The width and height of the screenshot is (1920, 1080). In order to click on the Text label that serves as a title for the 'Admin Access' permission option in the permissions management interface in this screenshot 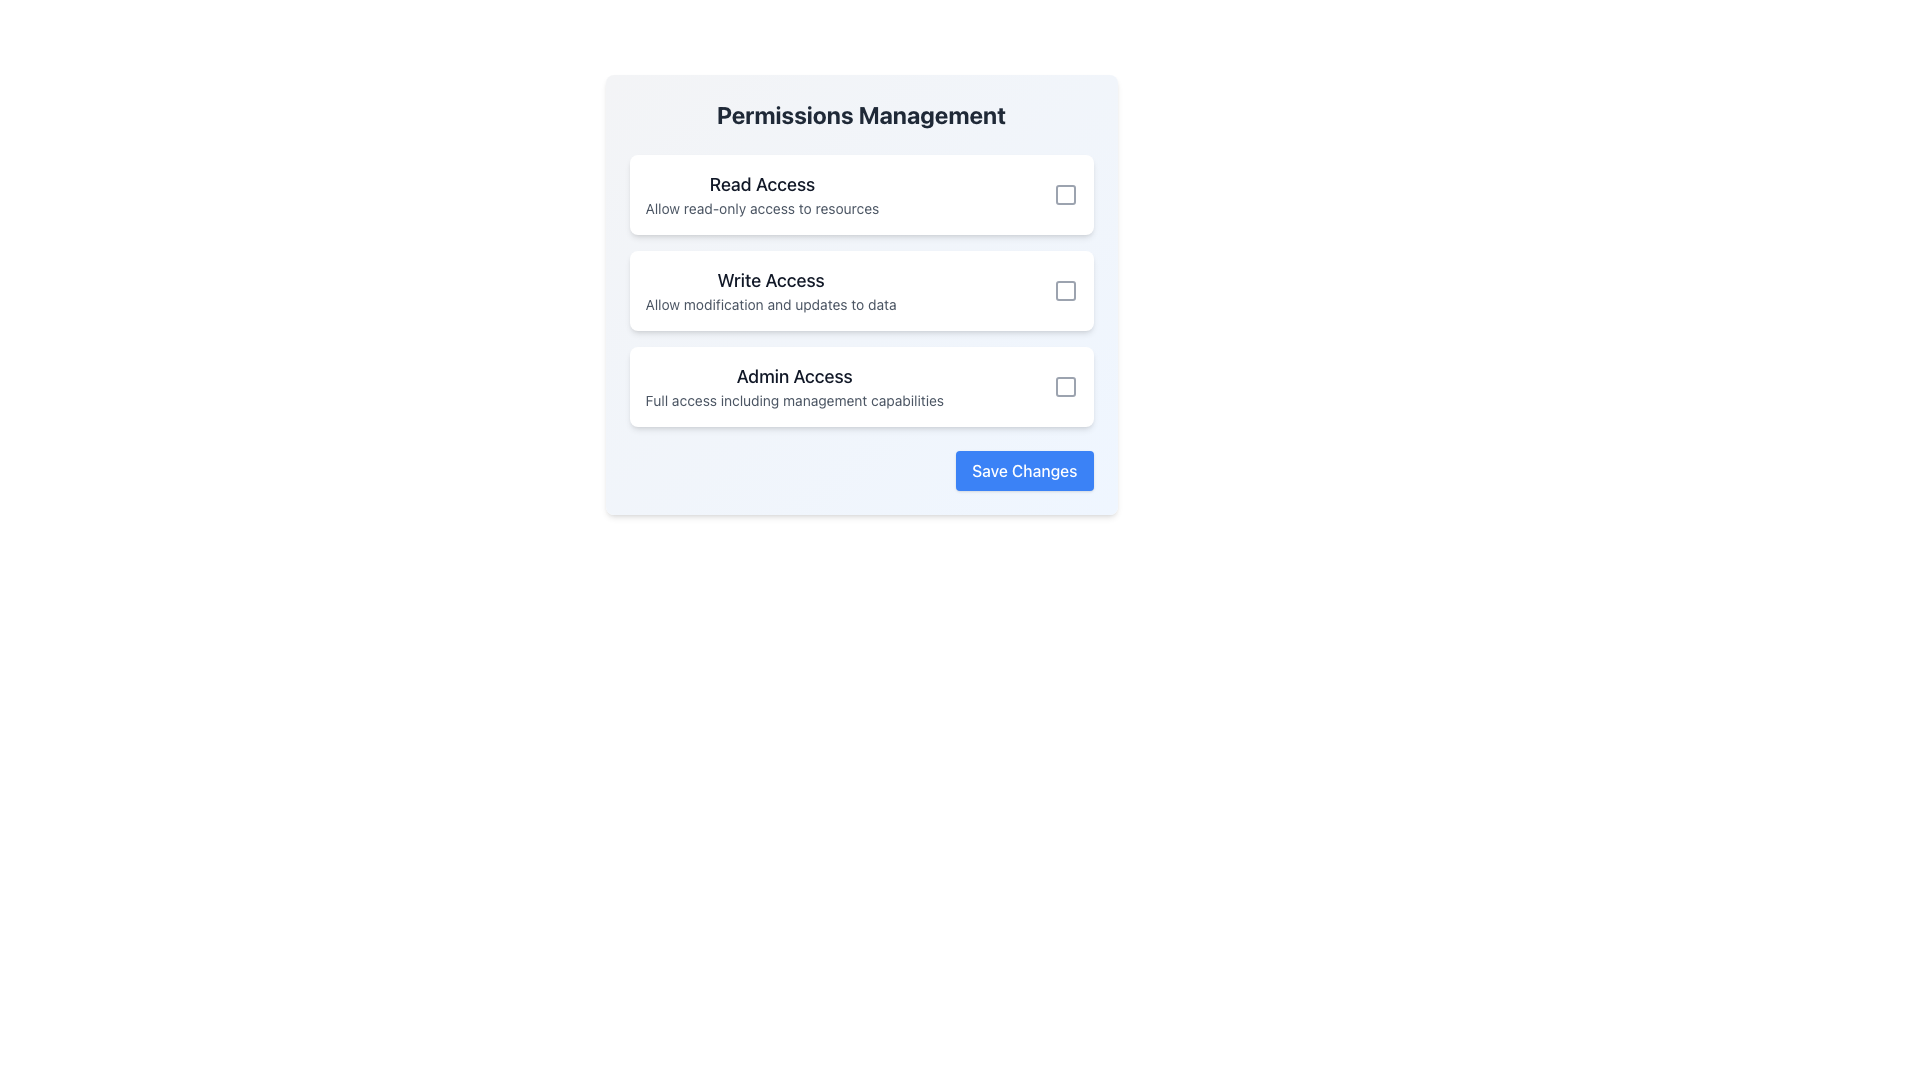, I will do `click(793, 377)`.